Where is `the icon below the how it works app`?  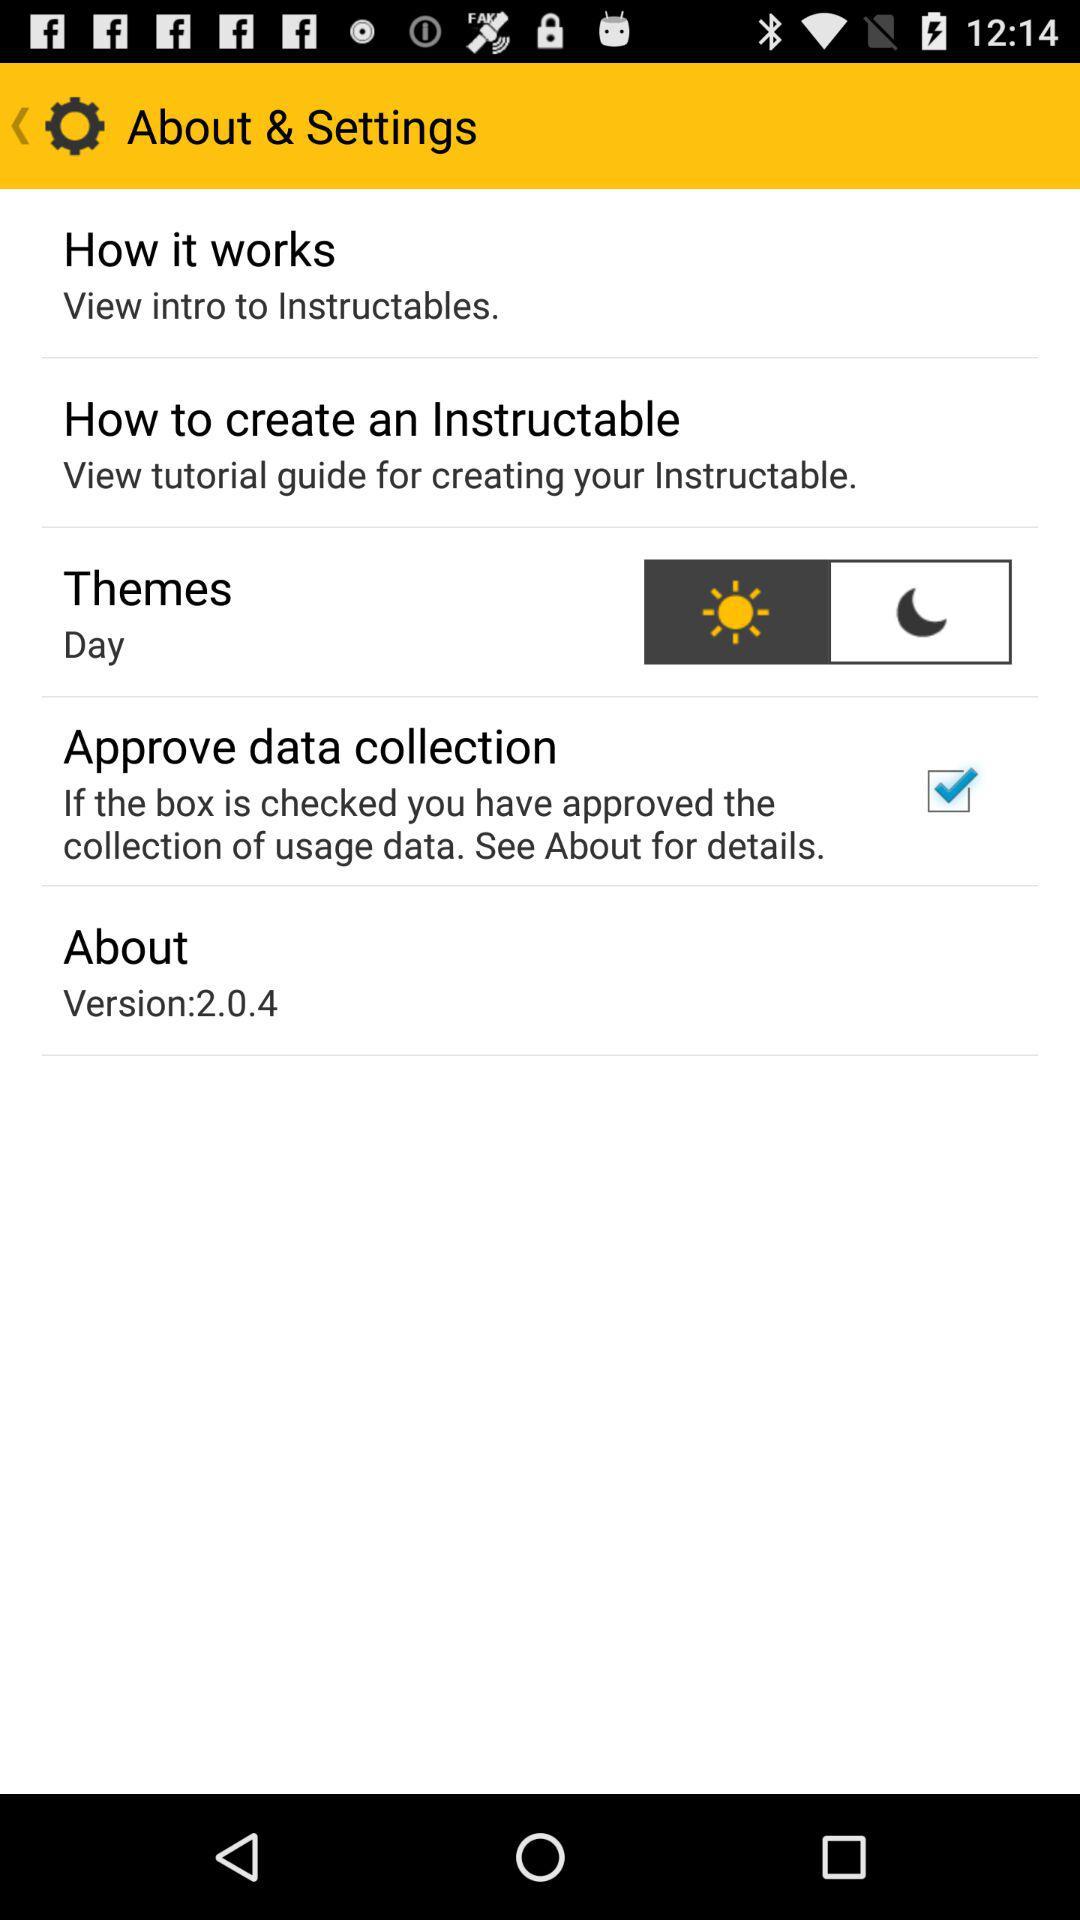 the icon below the how it works app is located at coordinates (281, 303).